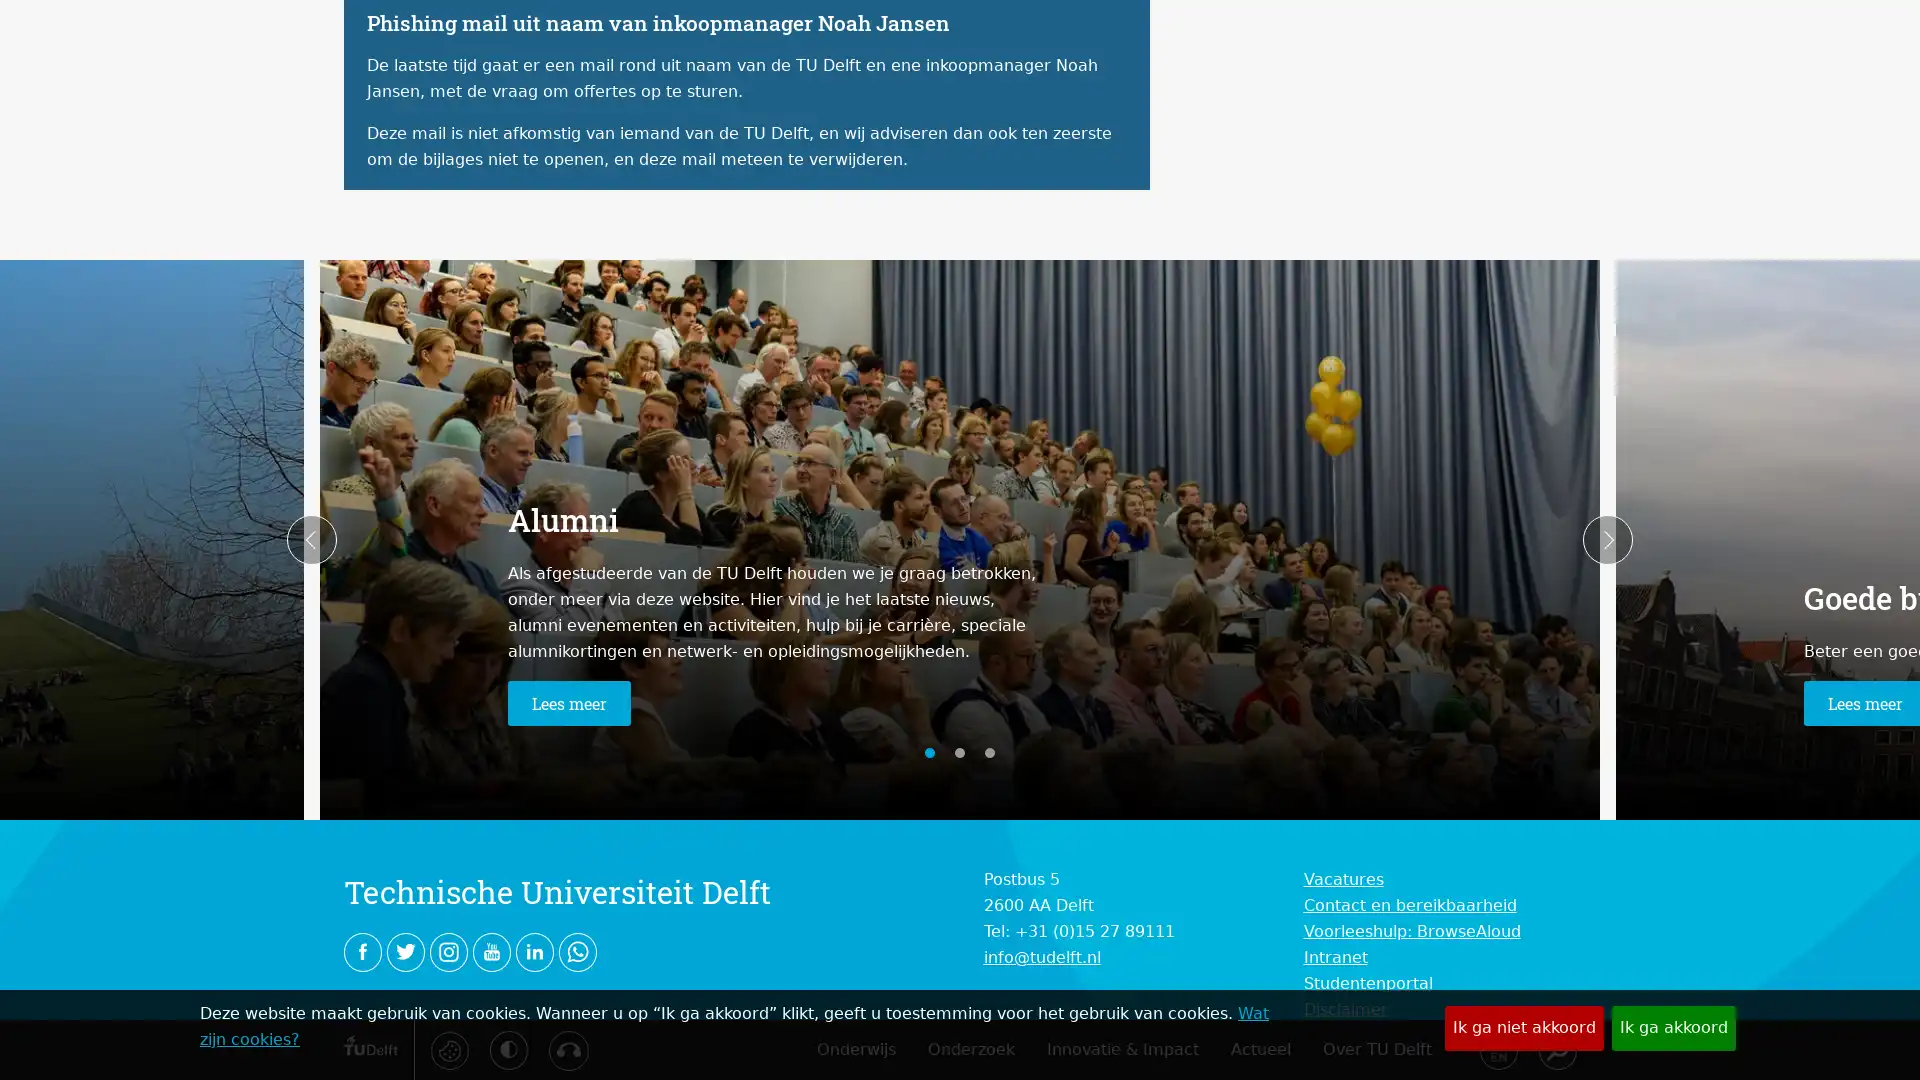  Describe the element at coordinates (508, 1048) in the screenshot. I see `Activeer hoog contrast` at that location.